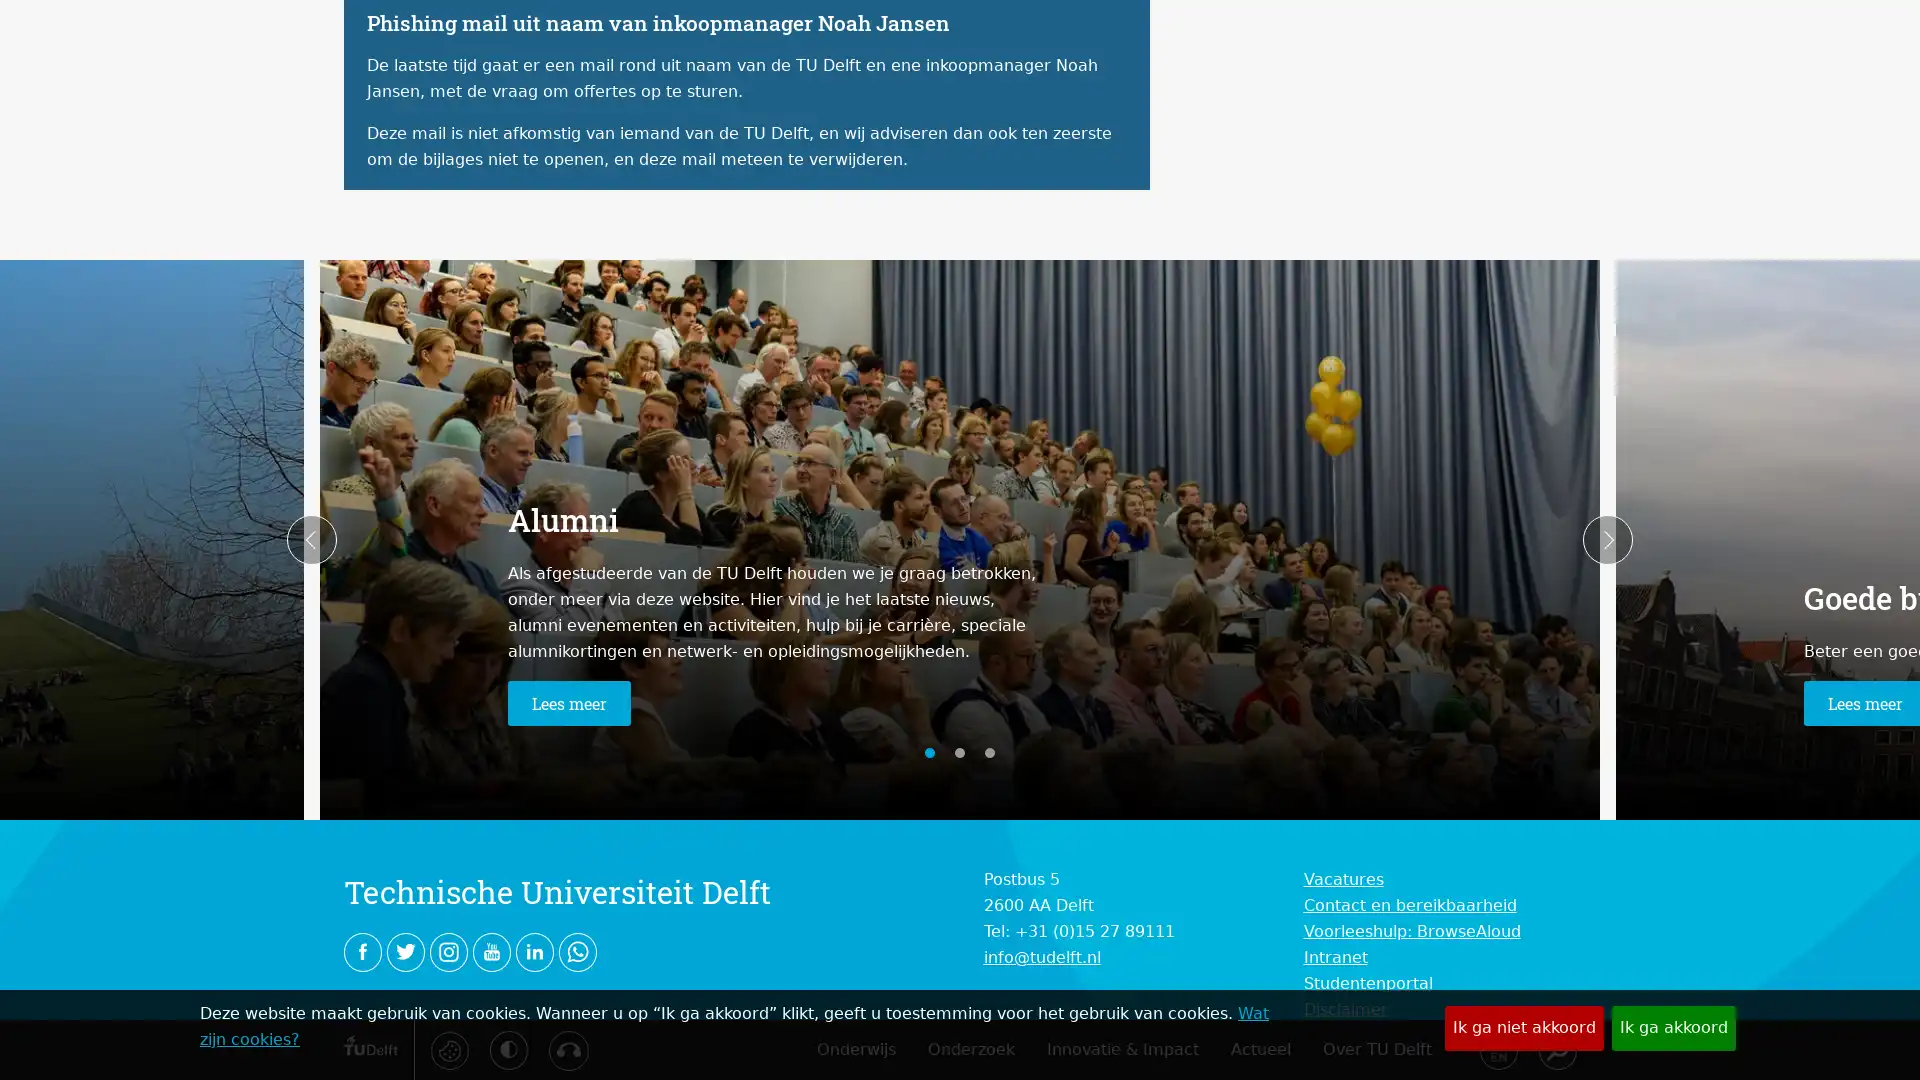  Describe the element at coordinates (508, 1048) in the screenshot. I see `Activeer hoog contrast` at that location.